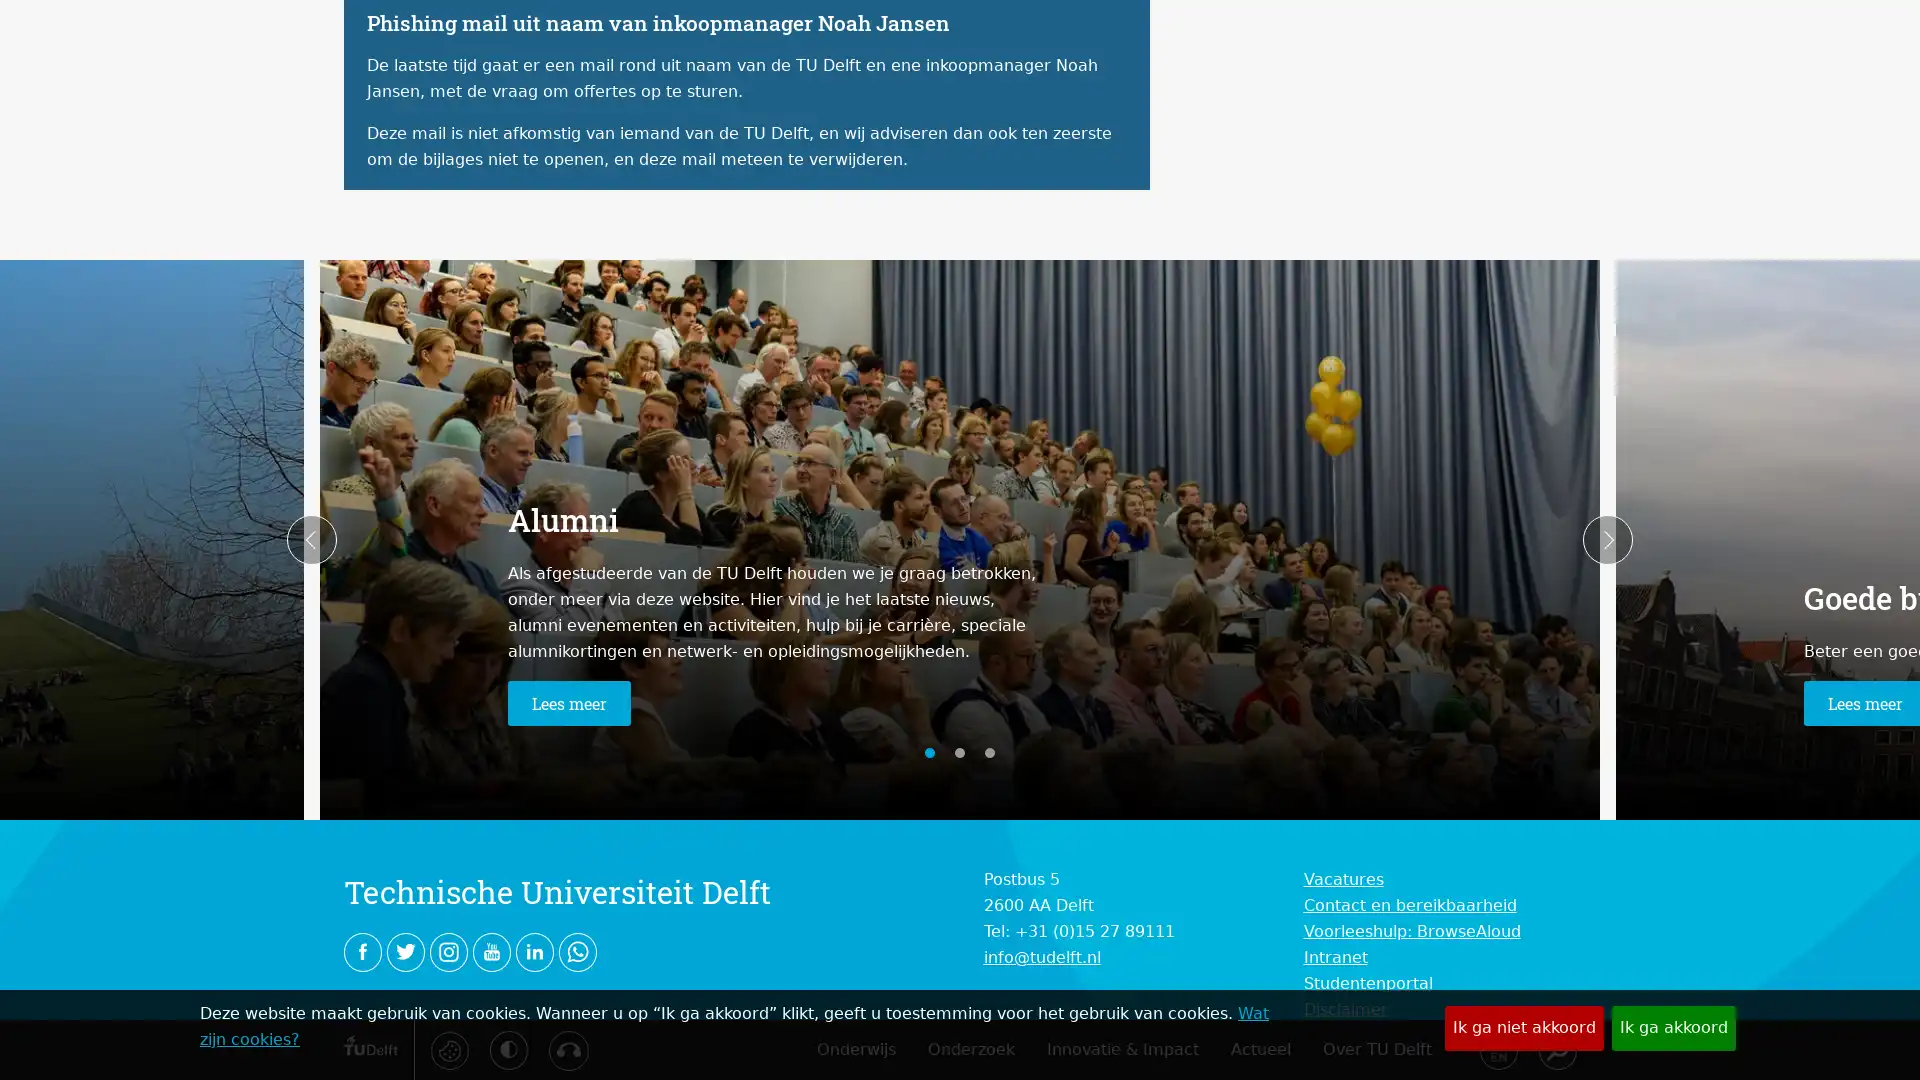  Describe the element at coordinates (508, 1048) in the screenshot. I see `Activeer hoog contrast` at that location.